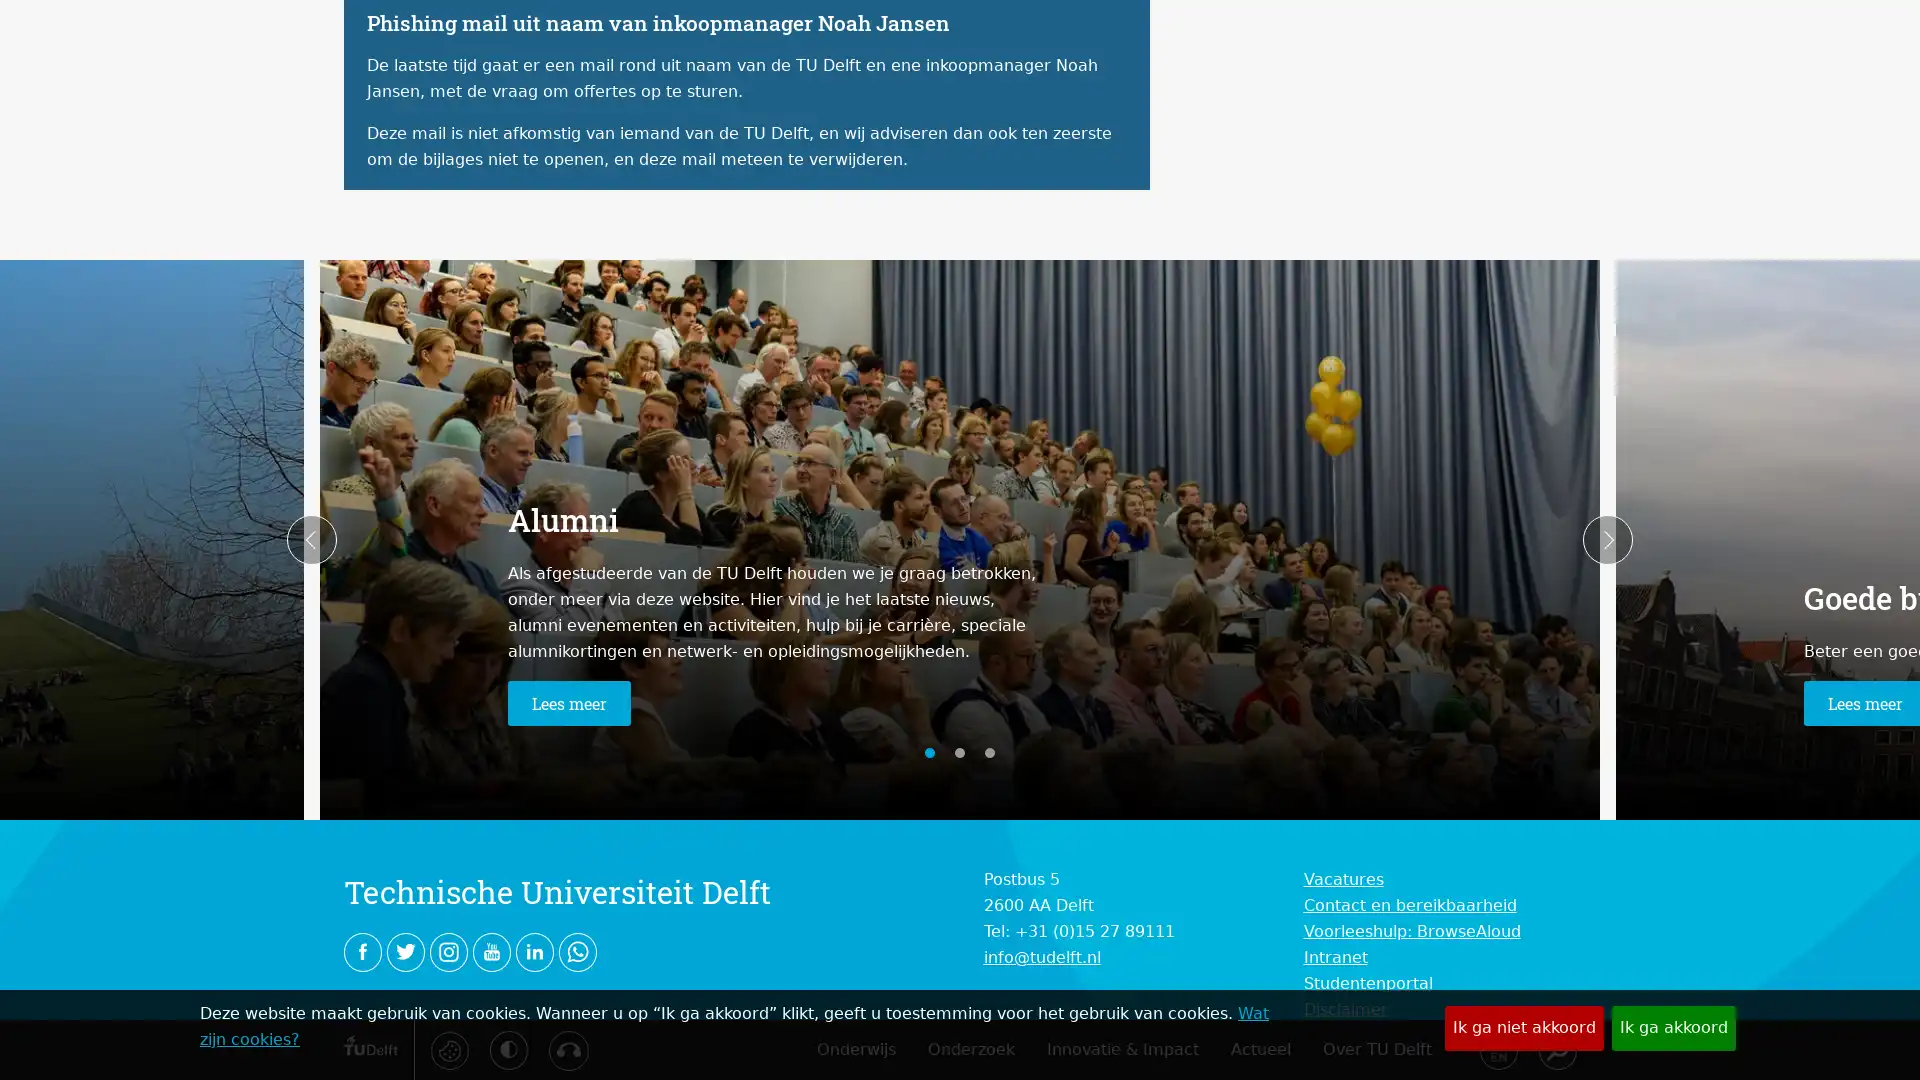  Describe the element at coordinates (508, 1048) in the screenshot. I see `Activeer hoog contrast` at that location.